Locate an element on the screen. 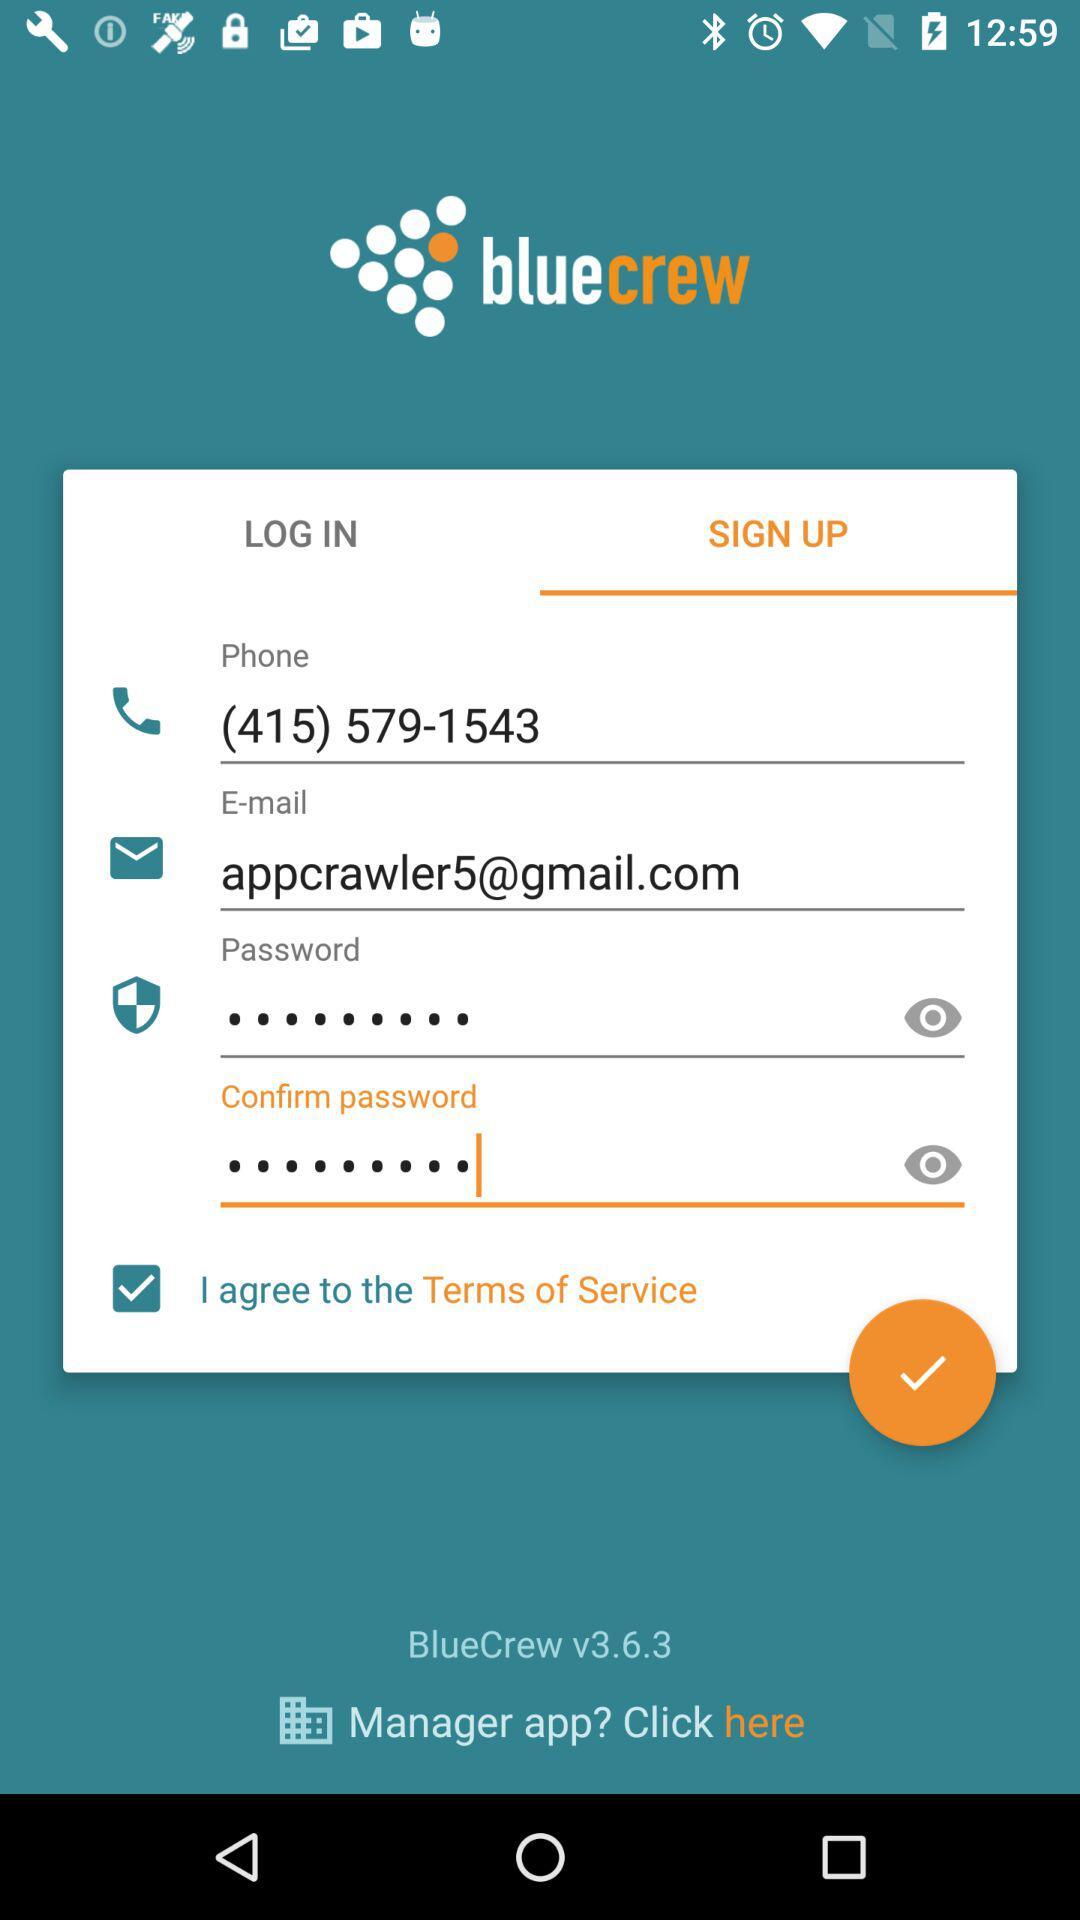  password is located at coordinates (933, 1018).